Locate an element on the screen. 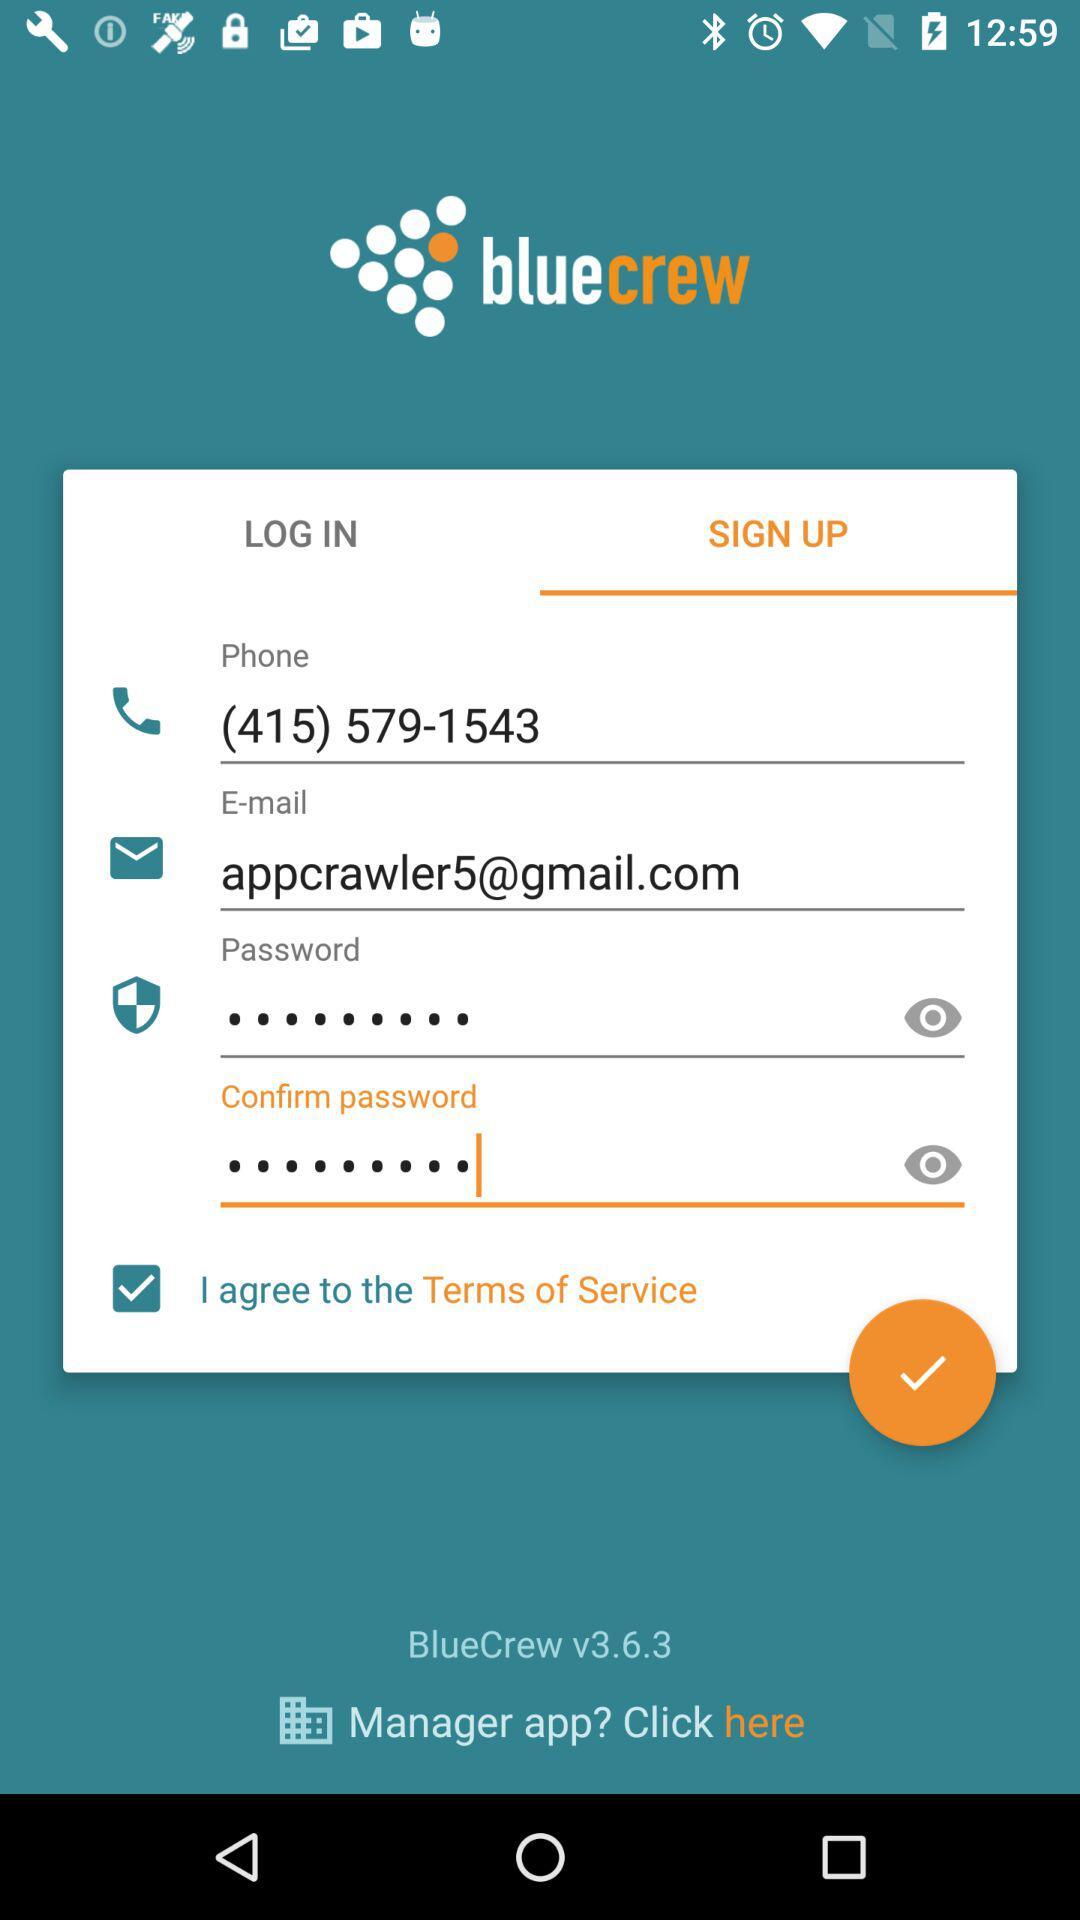  password is located at coordinates (933, 1018).